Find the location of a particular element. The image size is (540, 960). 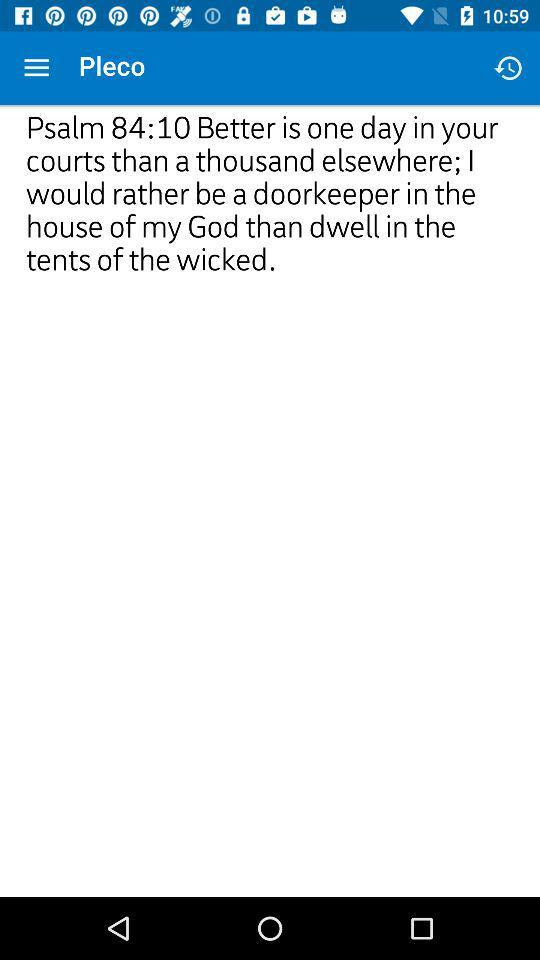

icon above psalm 84 10 icon is located at coordinates (36, 68).